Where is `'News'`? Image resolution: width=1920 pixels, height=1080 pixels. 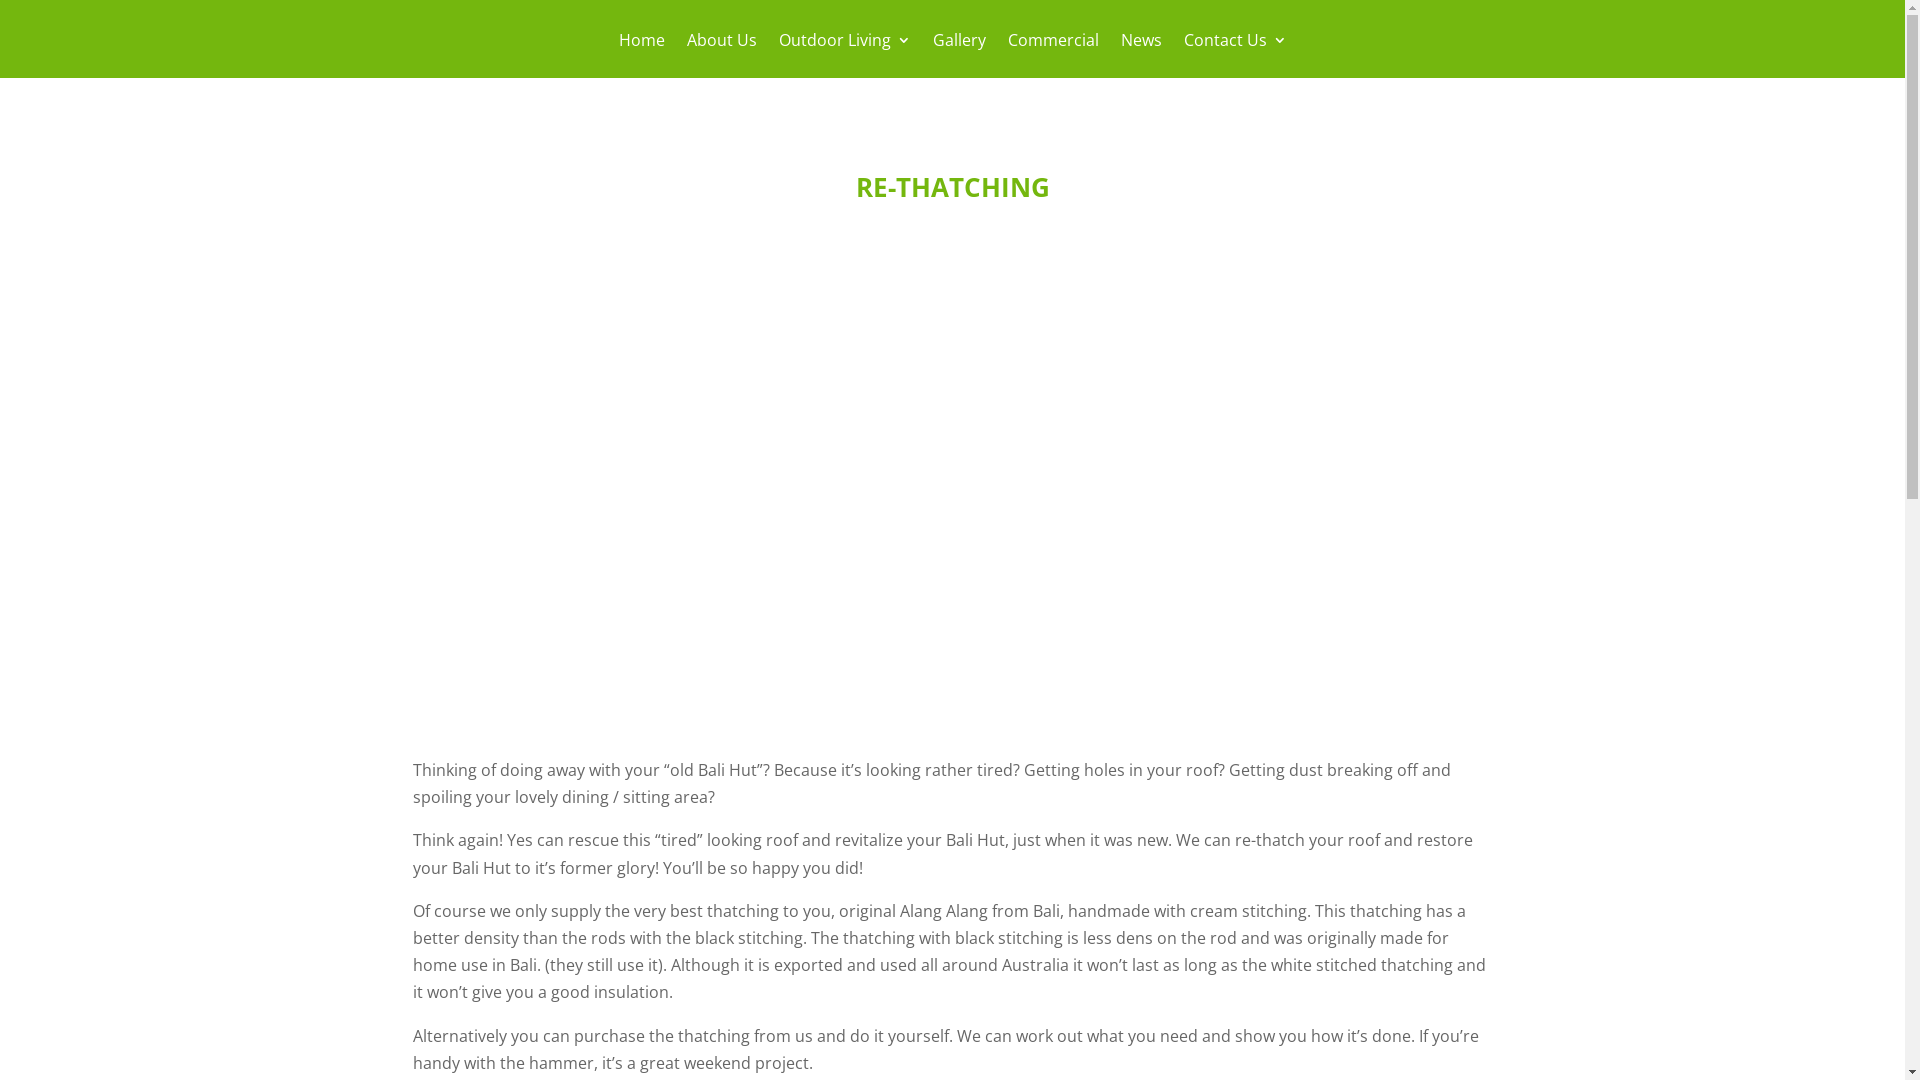 'News' is located at coordinates (1140, 53).